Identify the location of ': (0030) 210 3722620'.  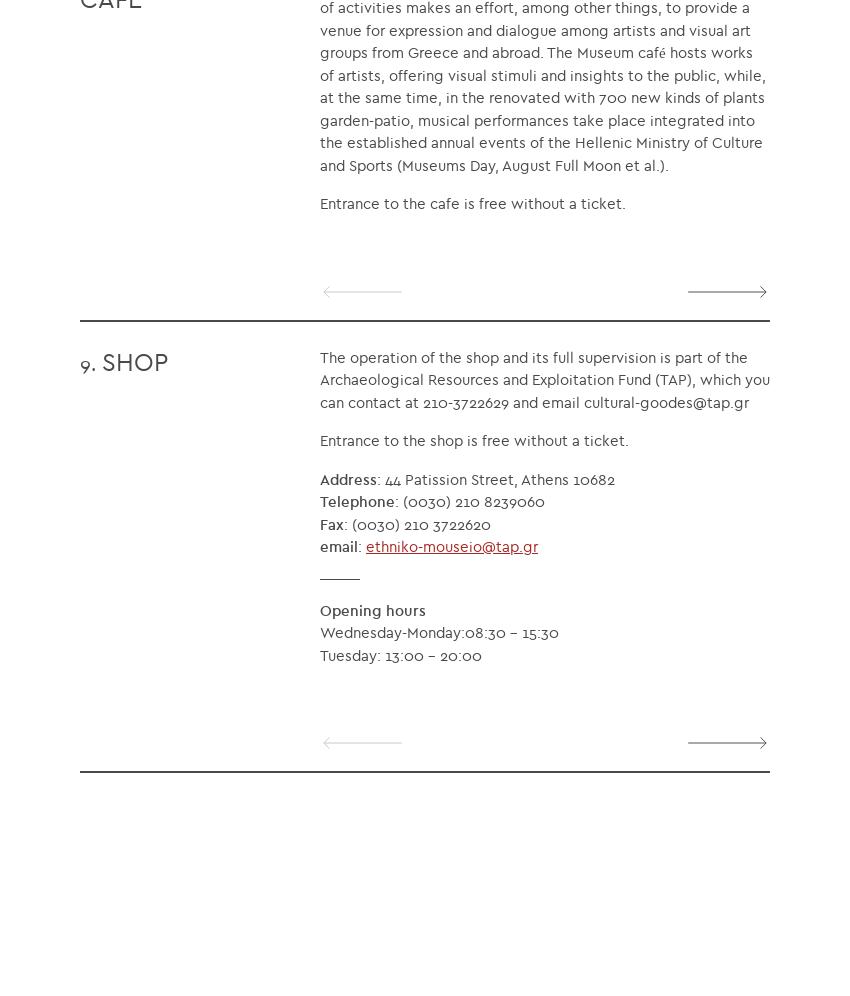
(417, 523).